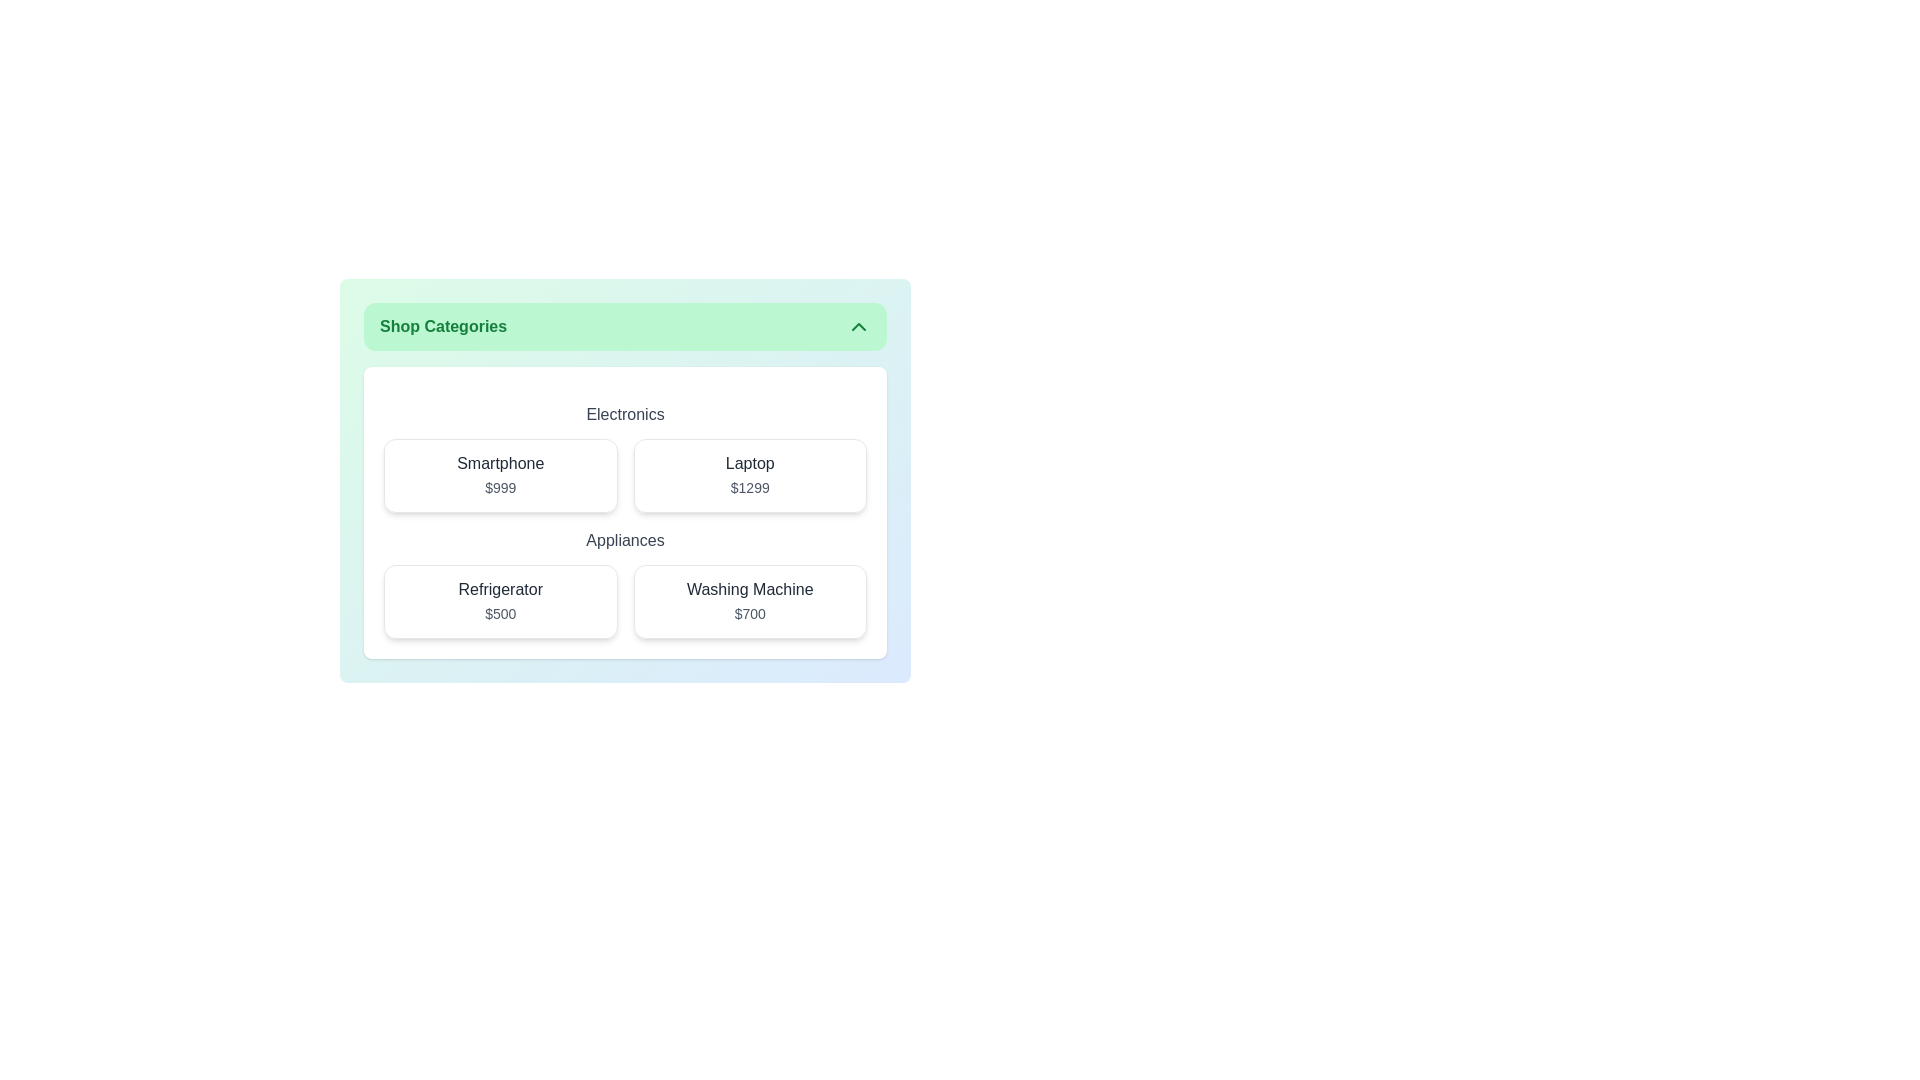  What do you see at coordinates (749, 475) in the screenshot?
I see `the product card for the Laptop priced at $1299 located in the top-right corner of the Electronics section` at bounding box center [749, 475].